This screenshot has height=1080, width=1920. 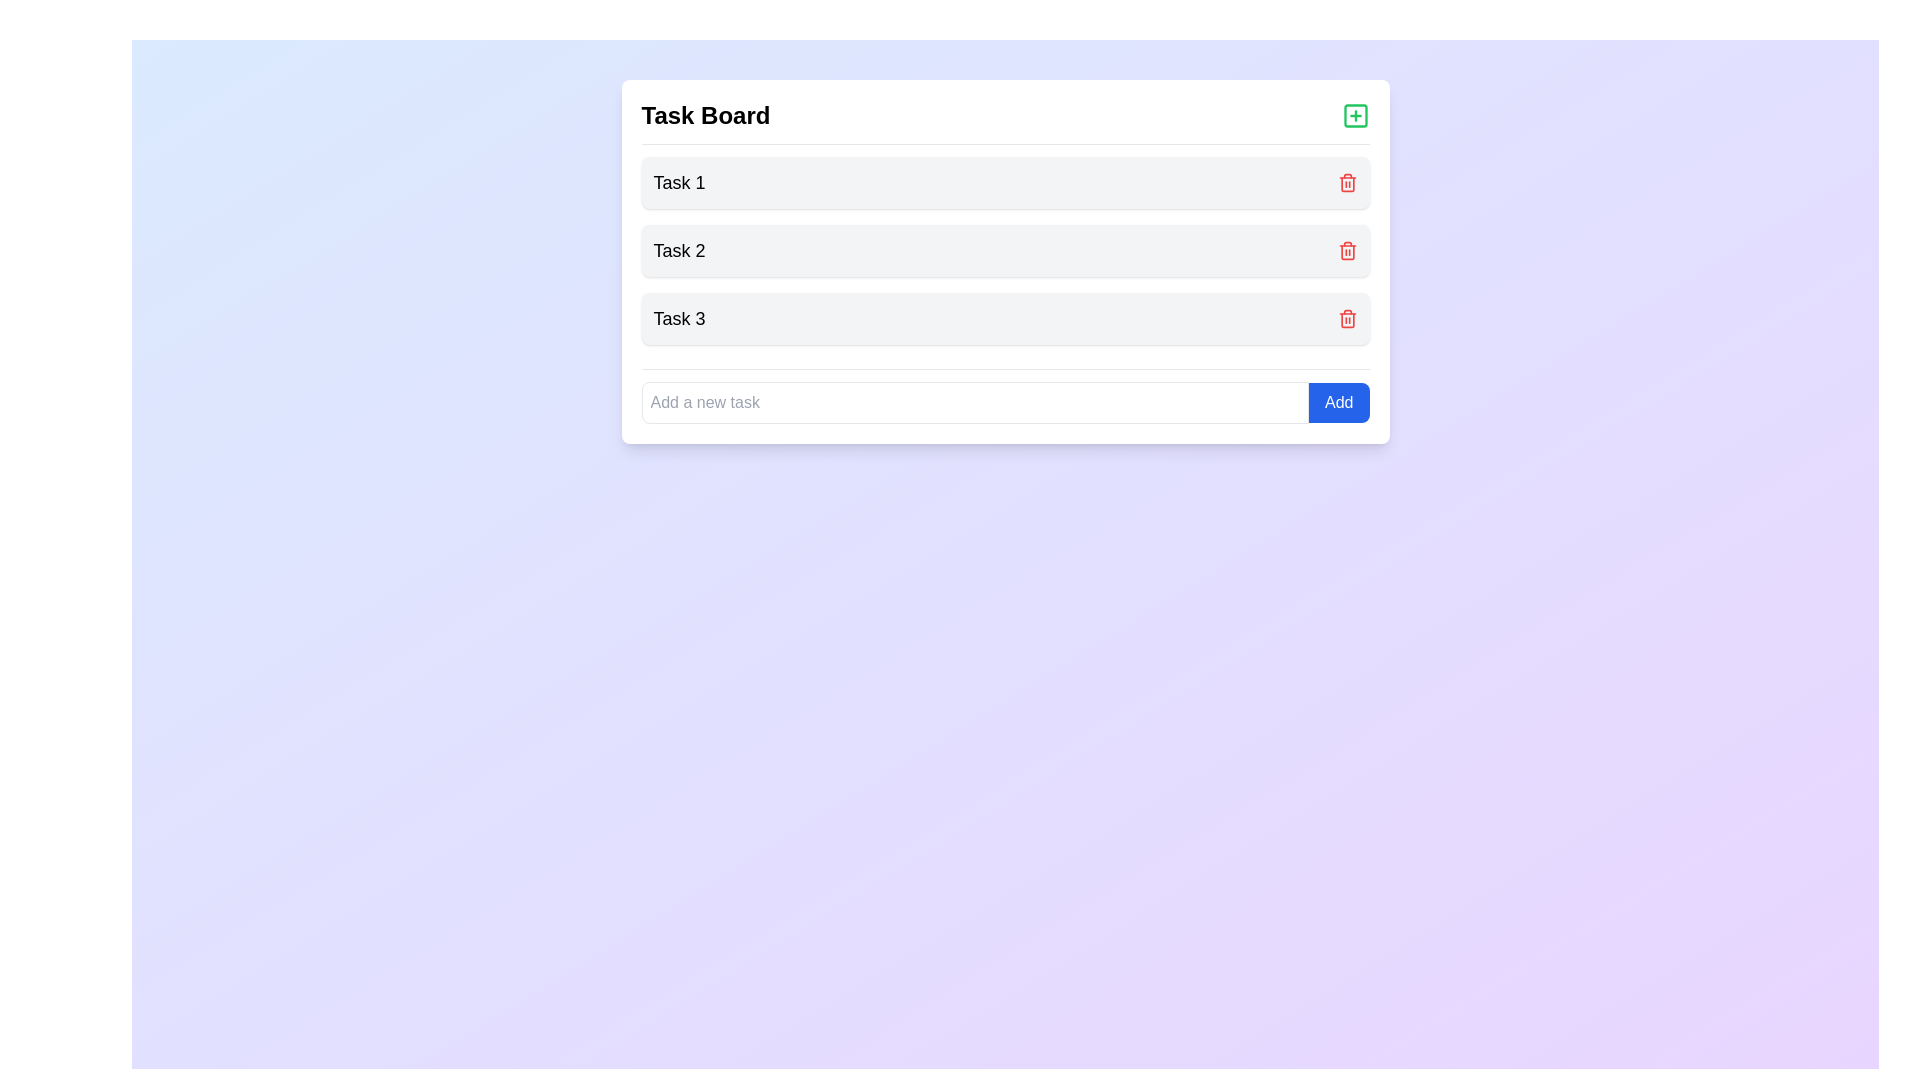 I want to click on the red trash icon representing the delete function for 'Task 2' in the task list interface, so click(x=1347, y=184).